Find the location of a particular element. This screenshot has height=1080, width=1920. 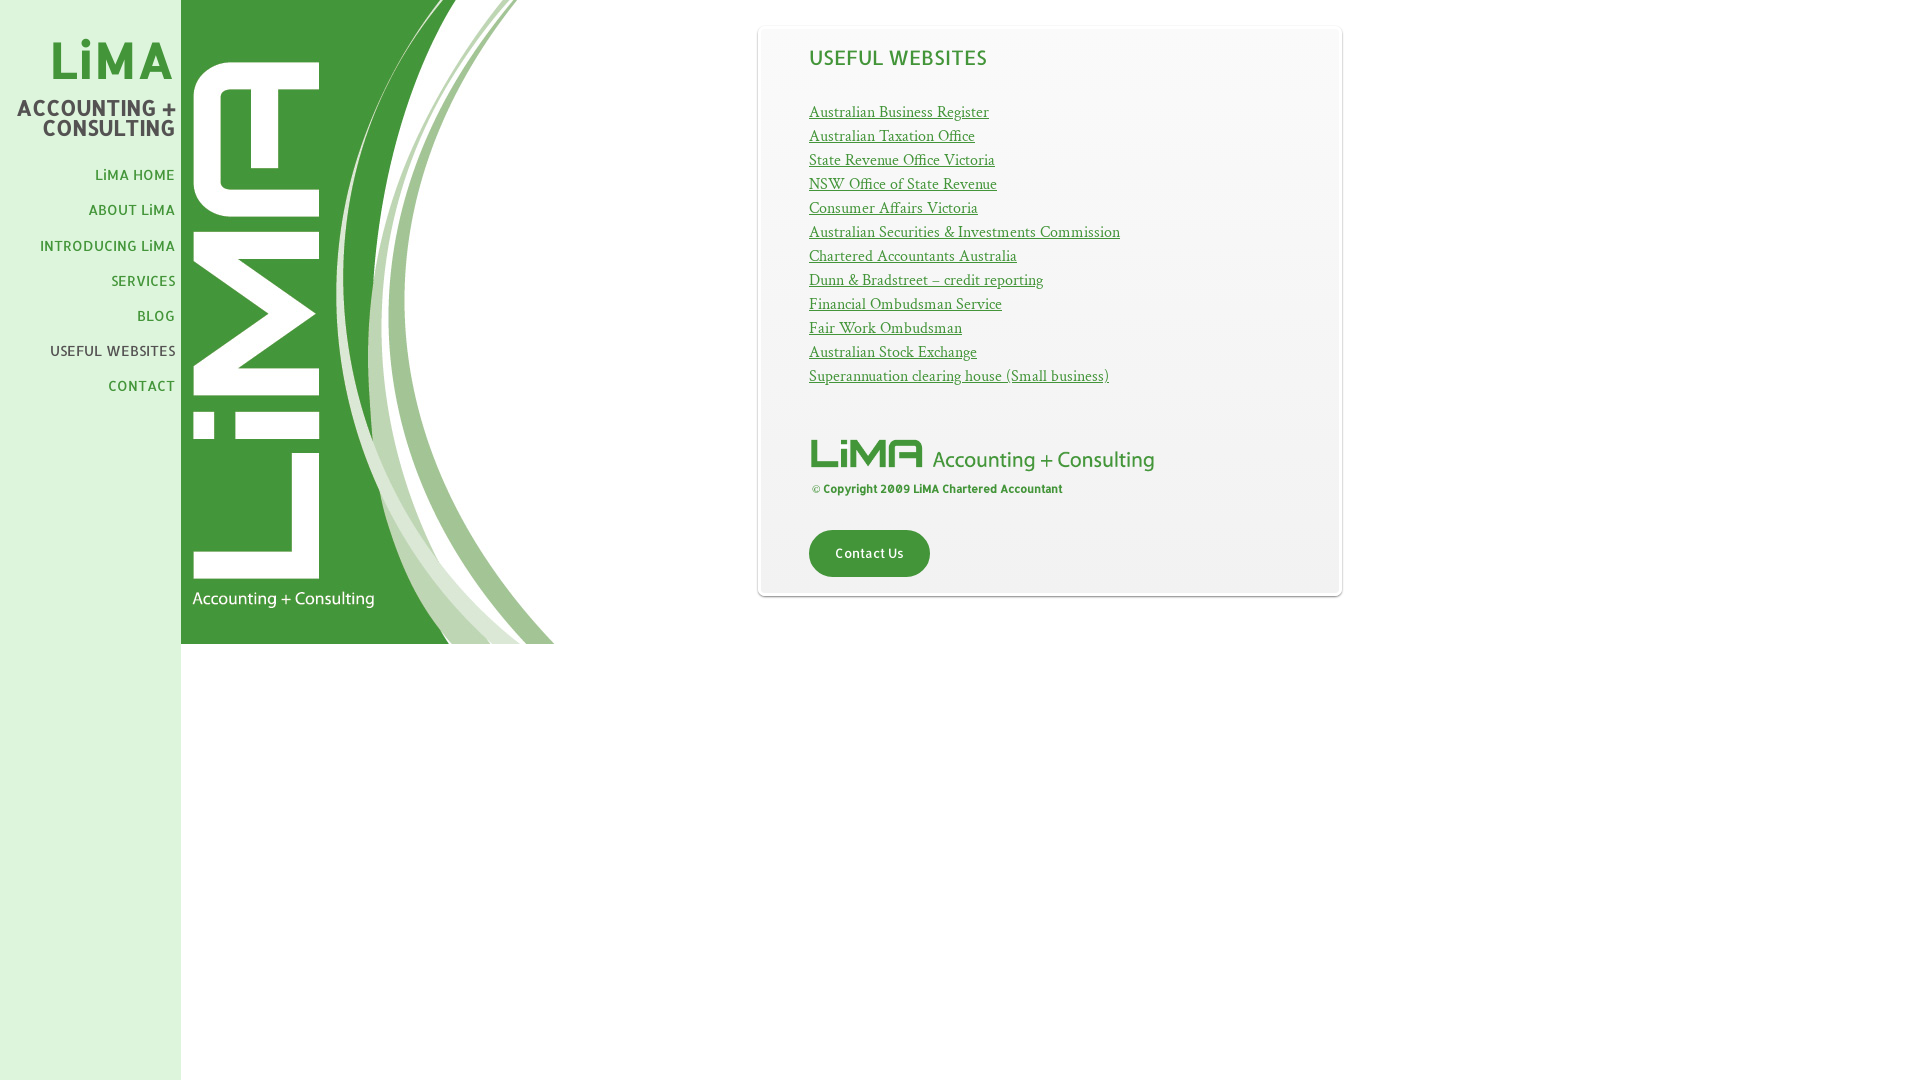

'LiMA HOME' is located at coordinates (94, 173).